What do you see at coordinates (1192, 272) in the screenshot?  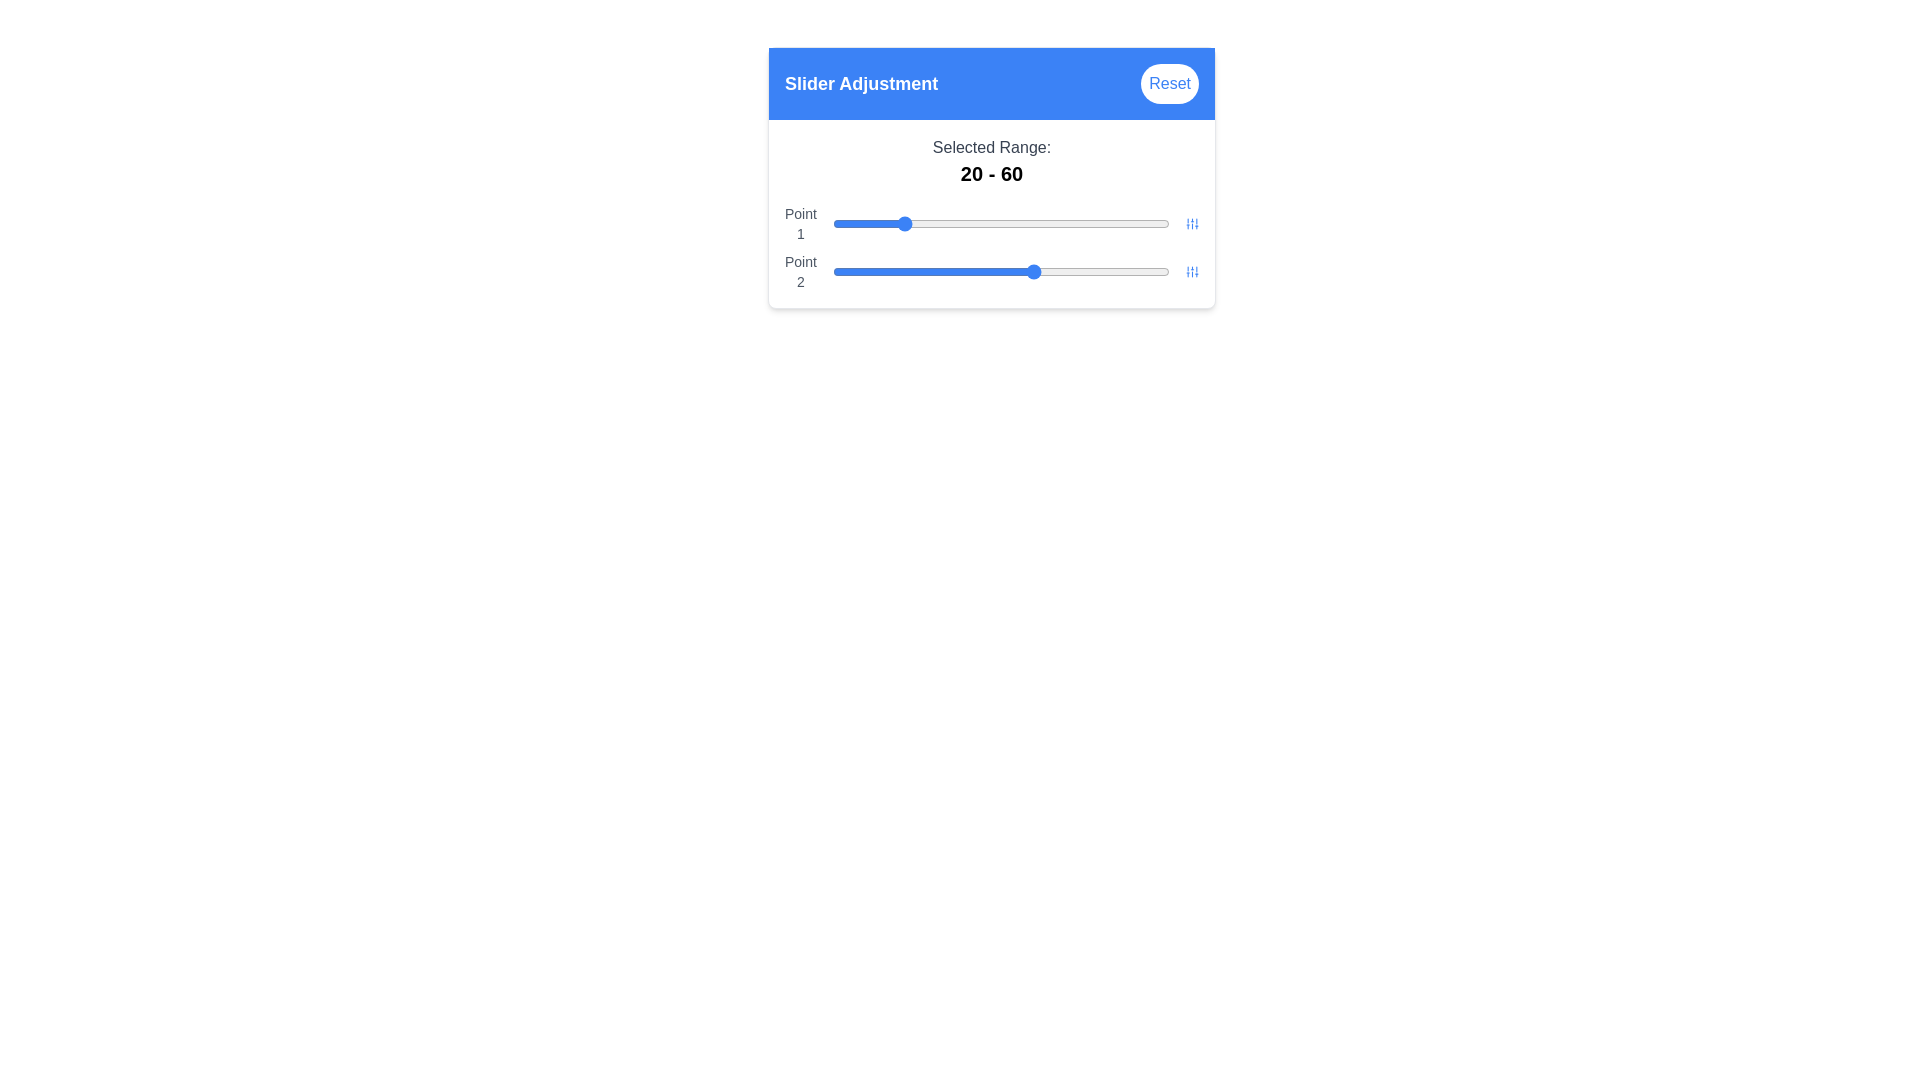 I see `the blue icon styled with a vertical slider layout located to the far right of the slider control associated with the 'Point 2' text label` at bounding box center [1192, 272].